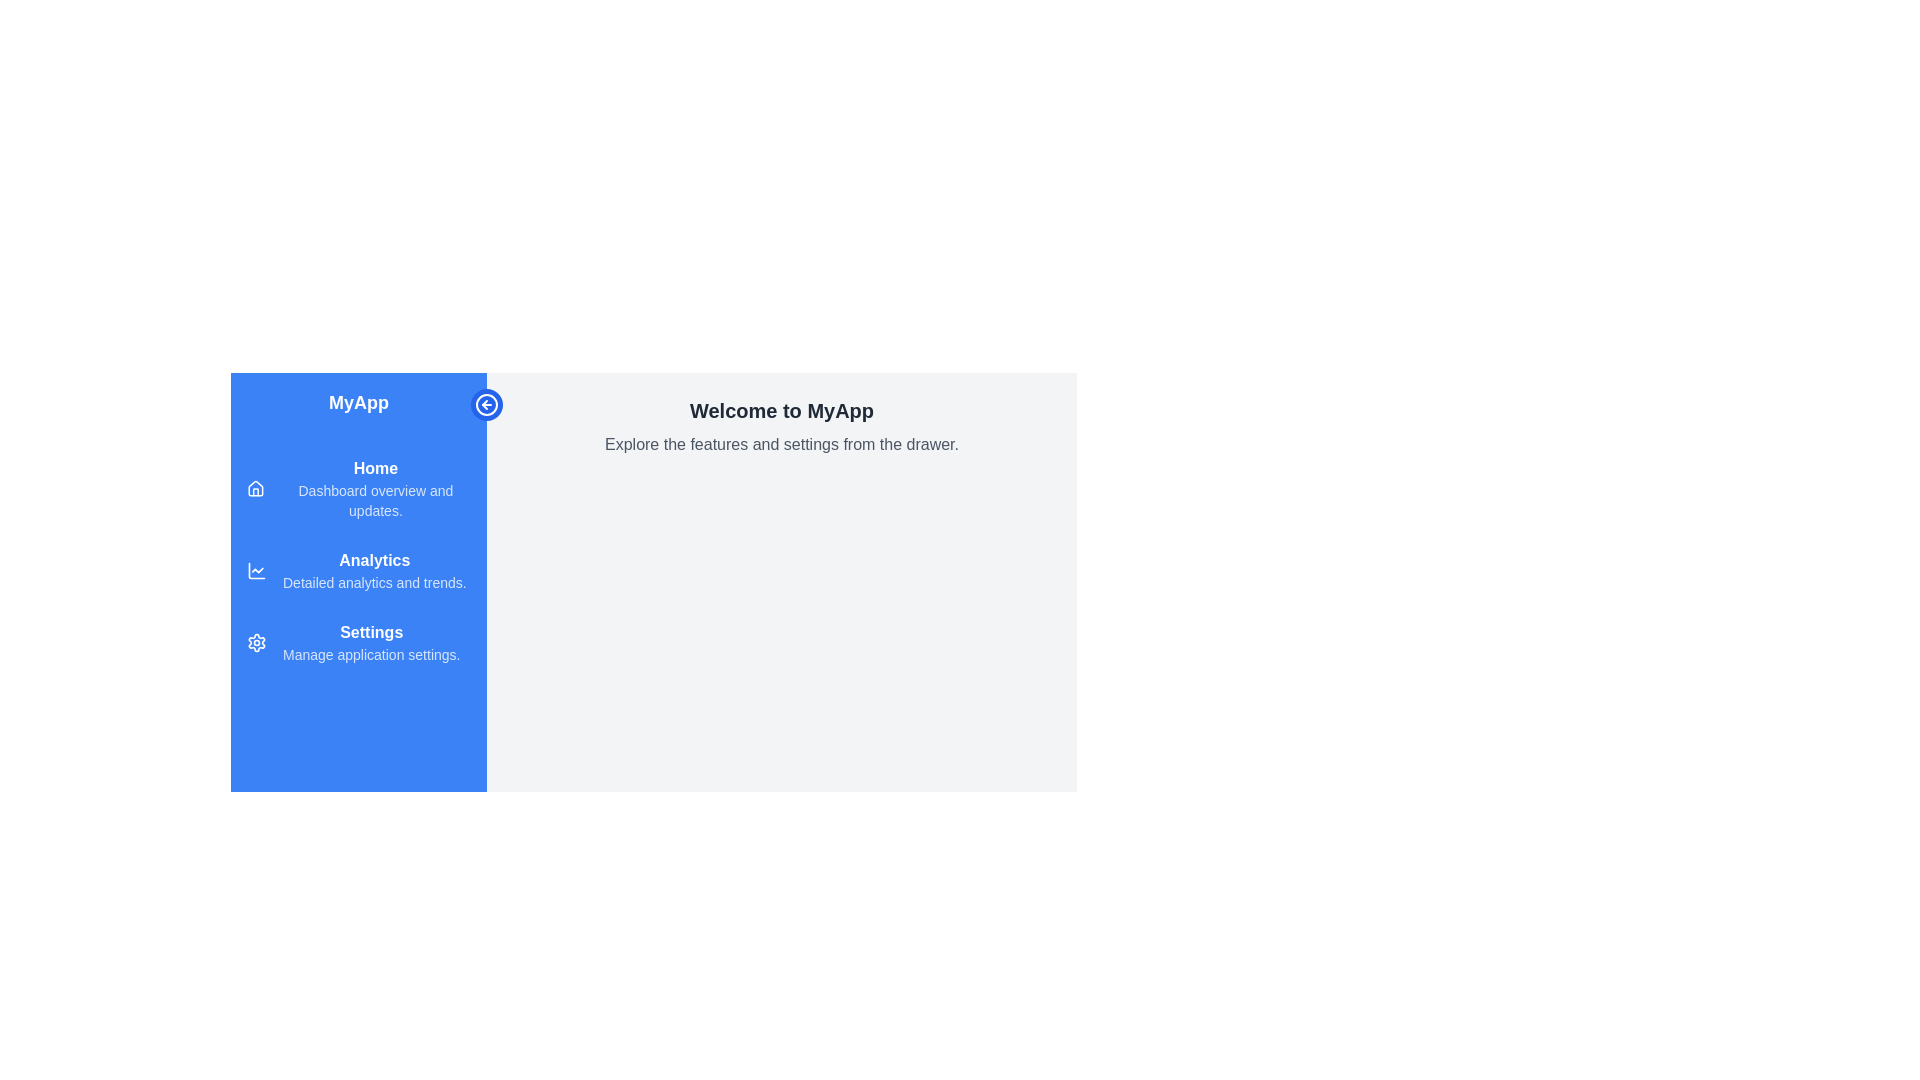 The image size is (1920, 1080). What do you see at coordinates (359, 489) in the screenshot?
I see `the menu item Home to view its hover effect` at bounding box center [359, 489].